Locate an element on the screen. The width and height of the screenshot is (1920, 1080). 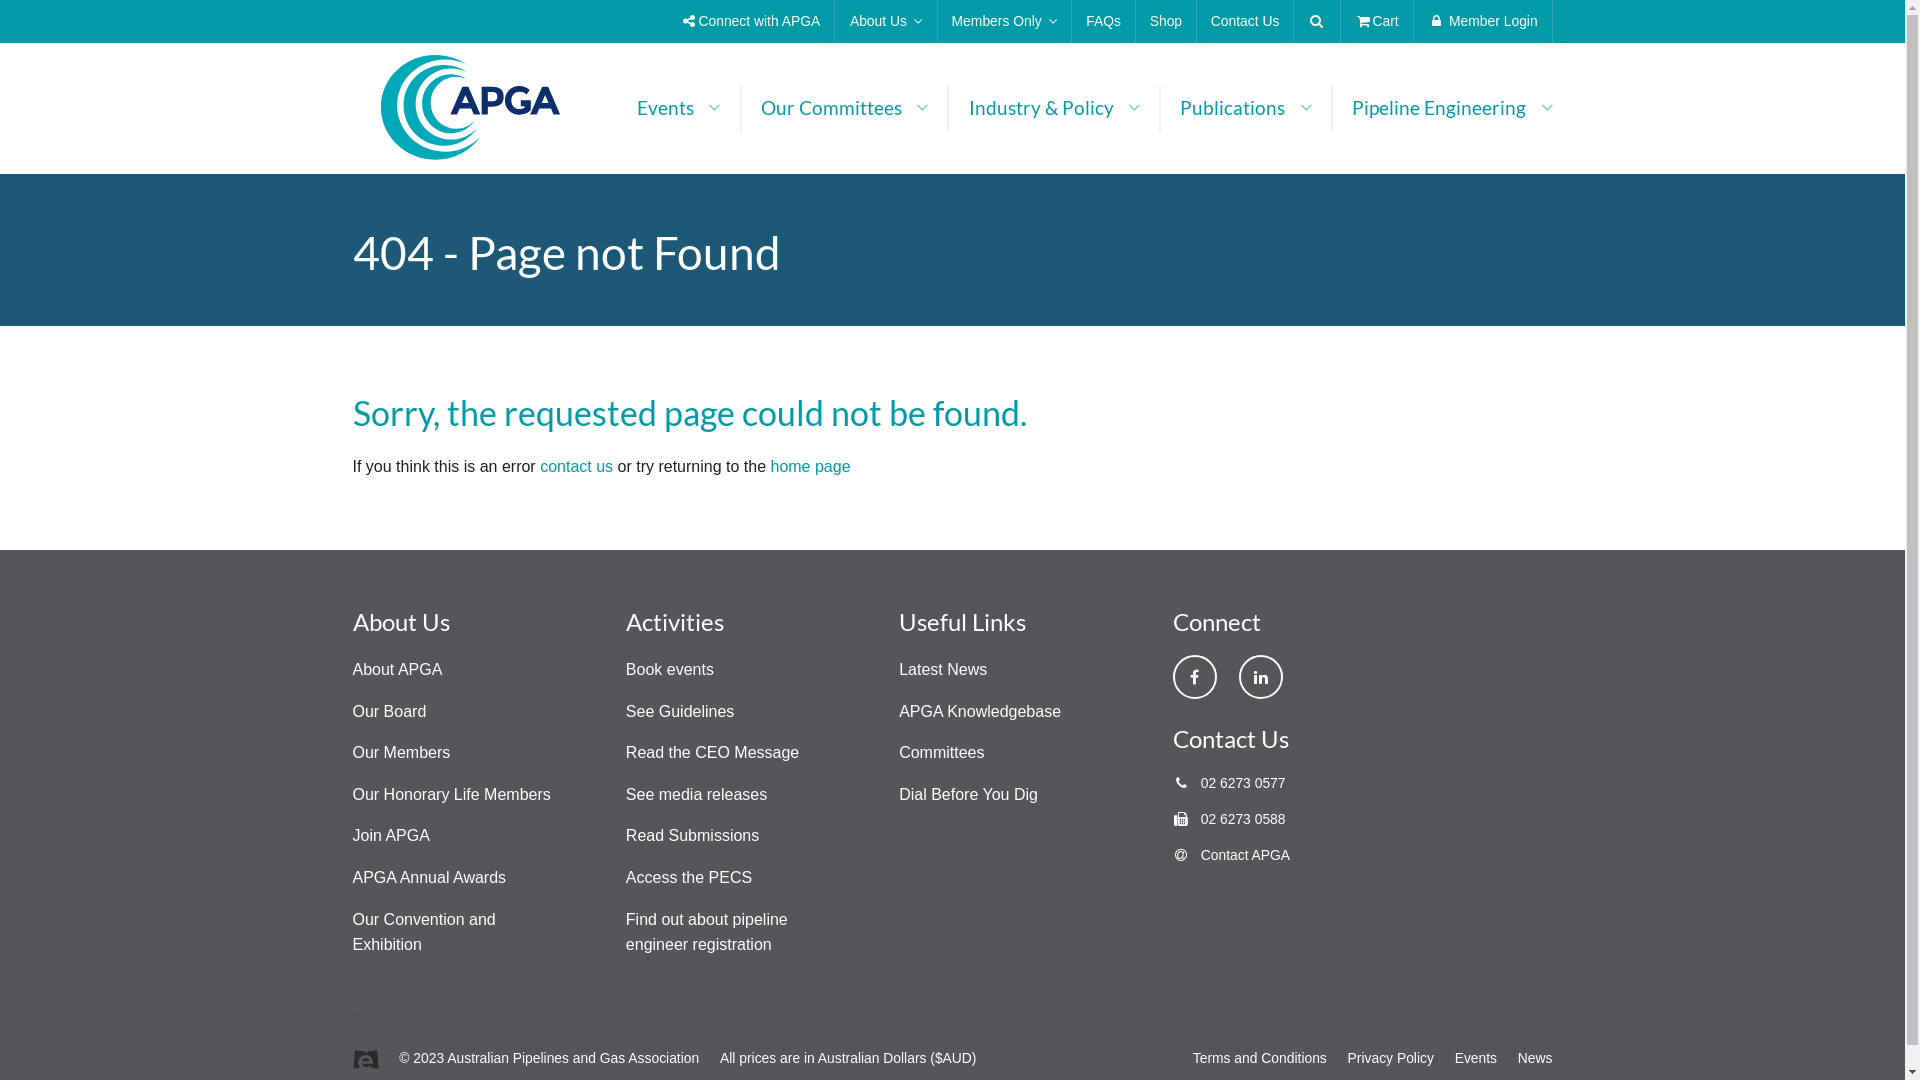
'Book events' is located at coordinates (670, 669).